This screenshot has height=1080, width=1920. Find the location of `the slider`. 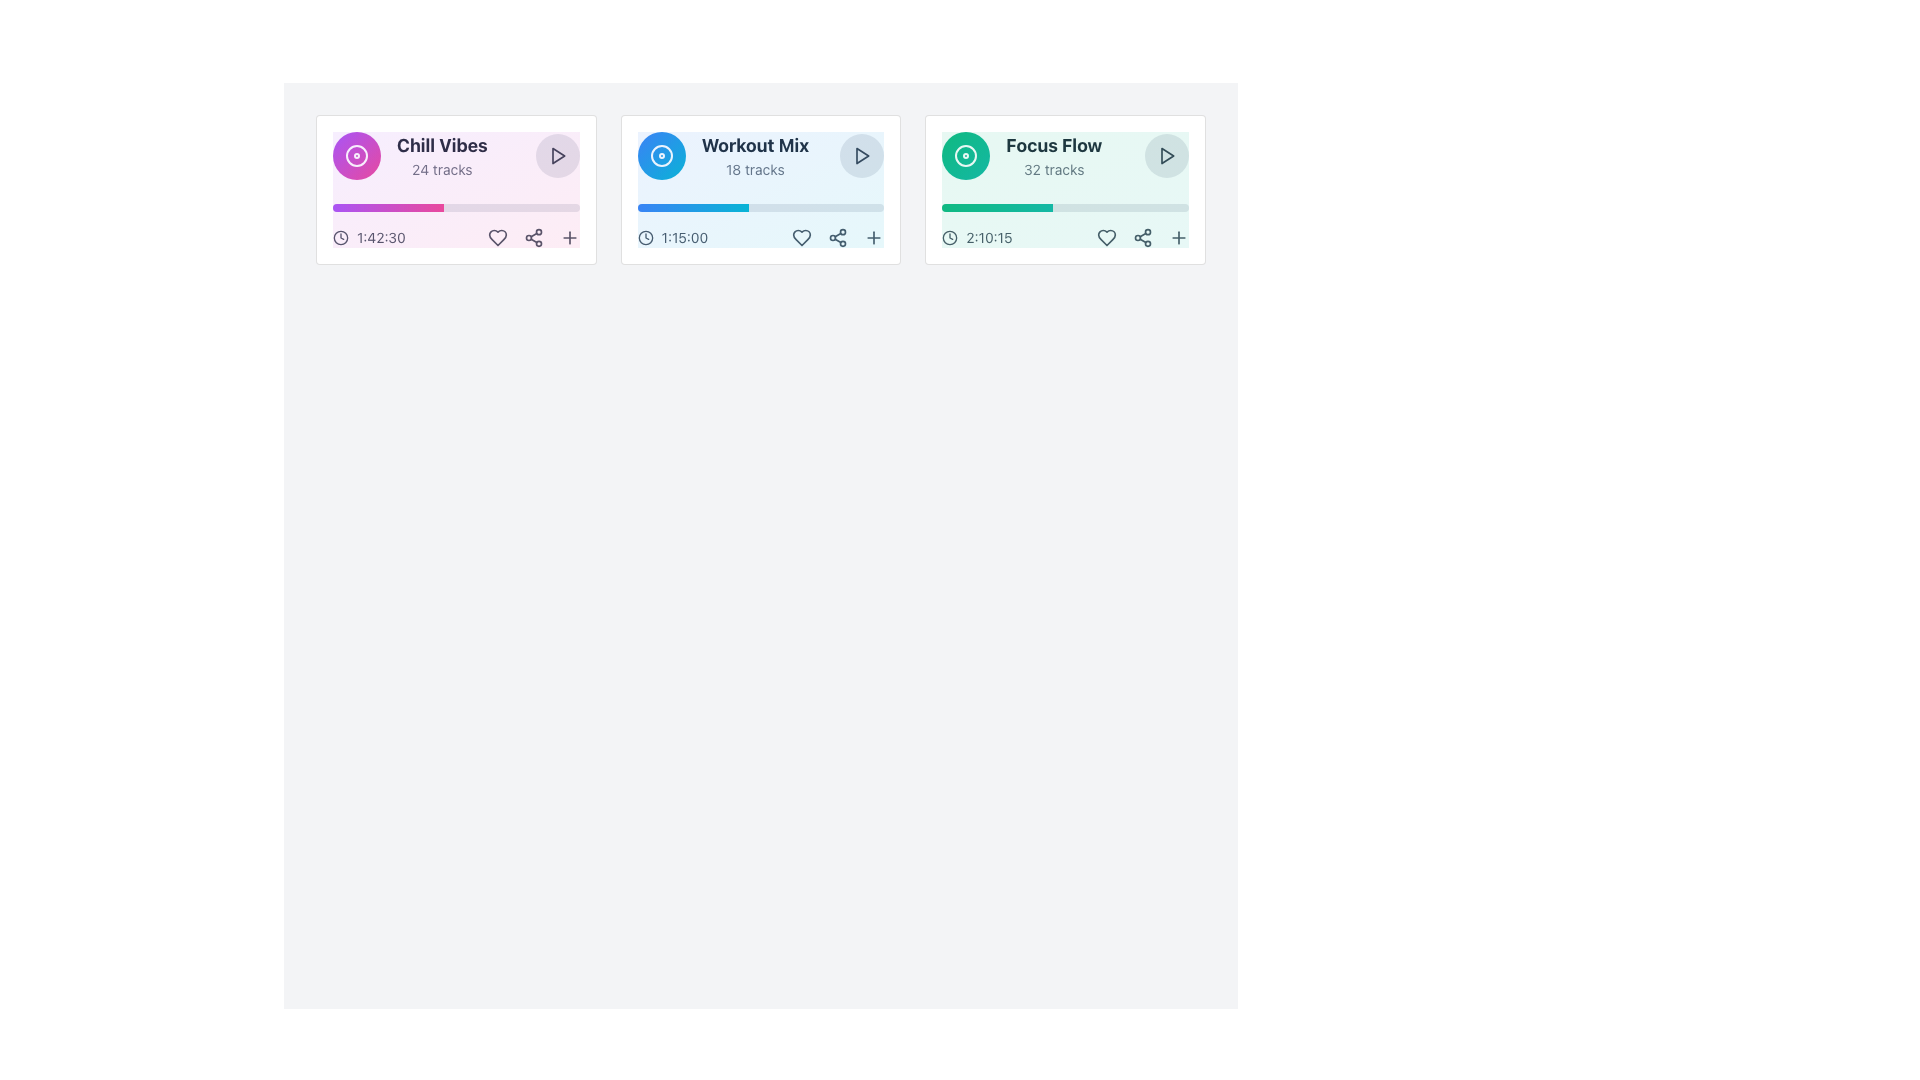

the slider is located at coordinates (738, 208).